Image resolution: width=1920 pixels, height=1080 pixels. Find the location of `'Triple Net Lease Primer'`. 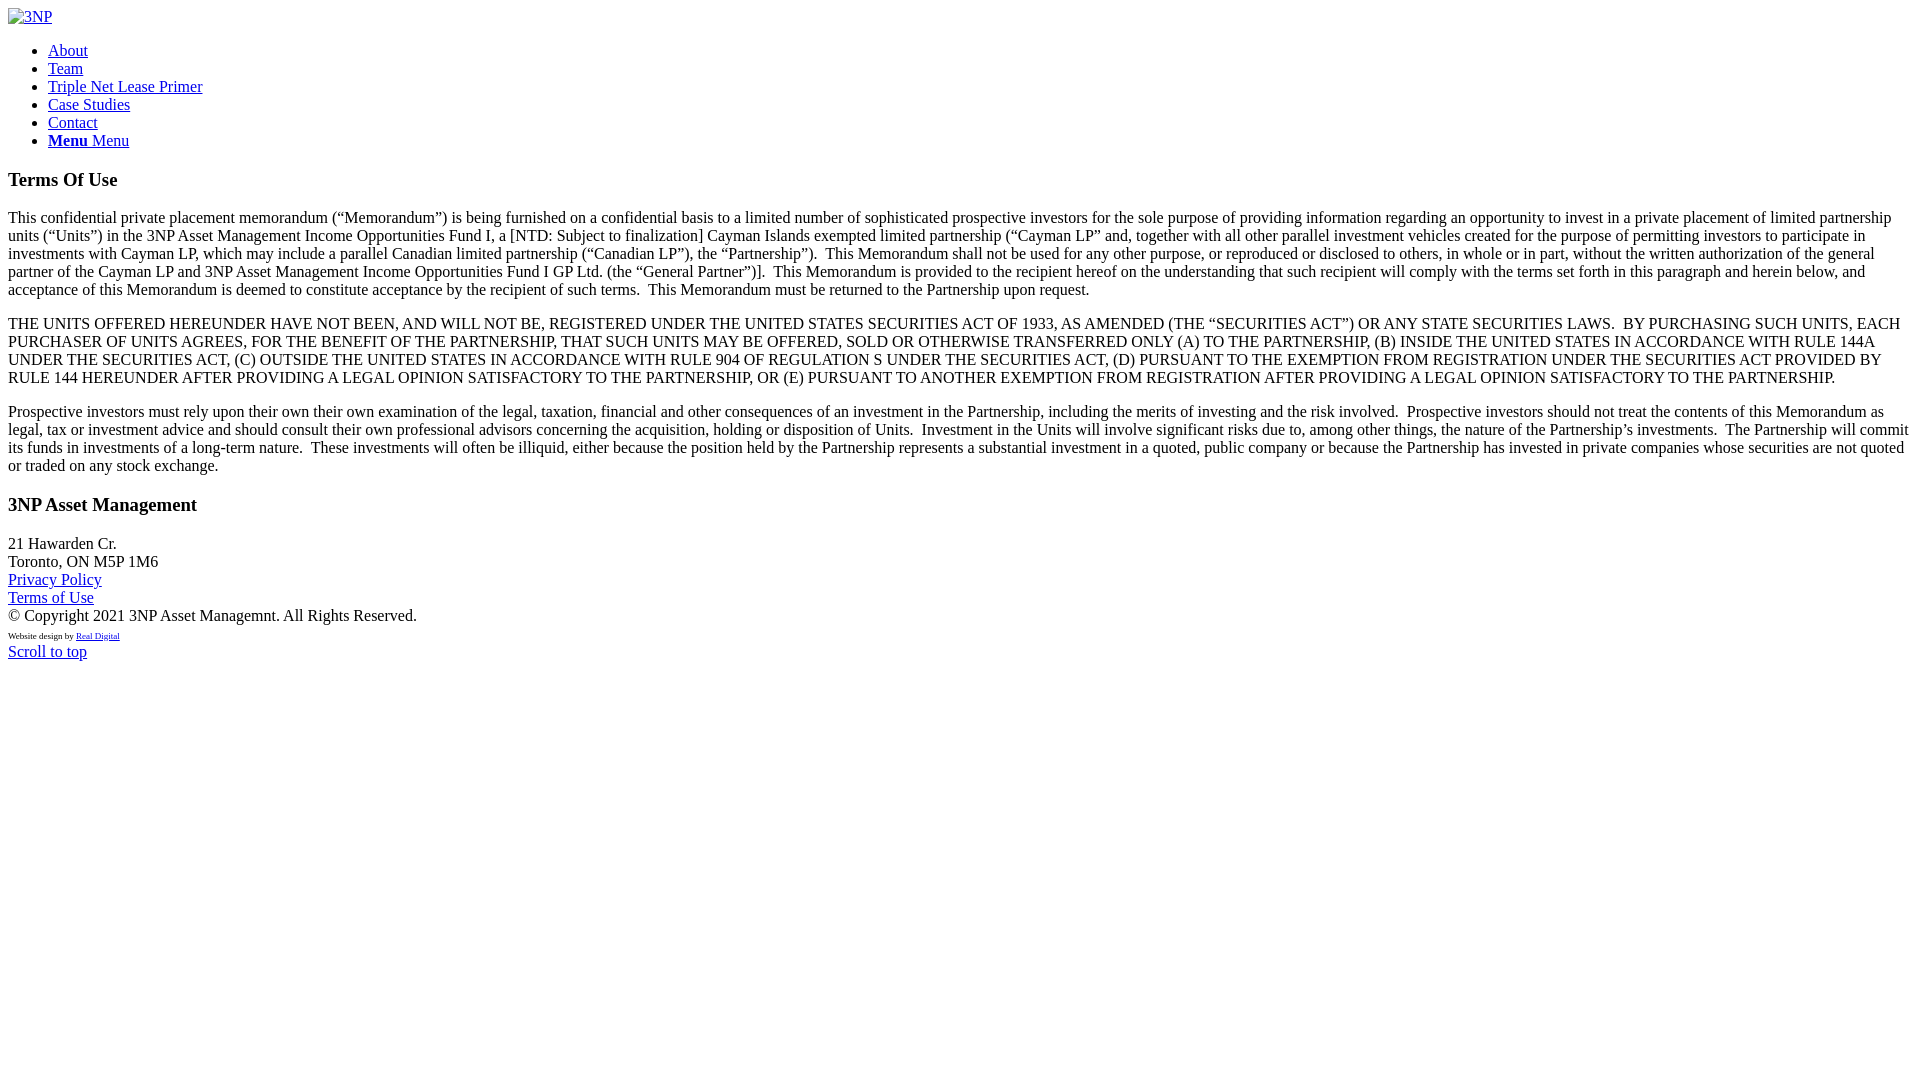

'Triple Net Lease Primer' is located at coordinates (123, 85).